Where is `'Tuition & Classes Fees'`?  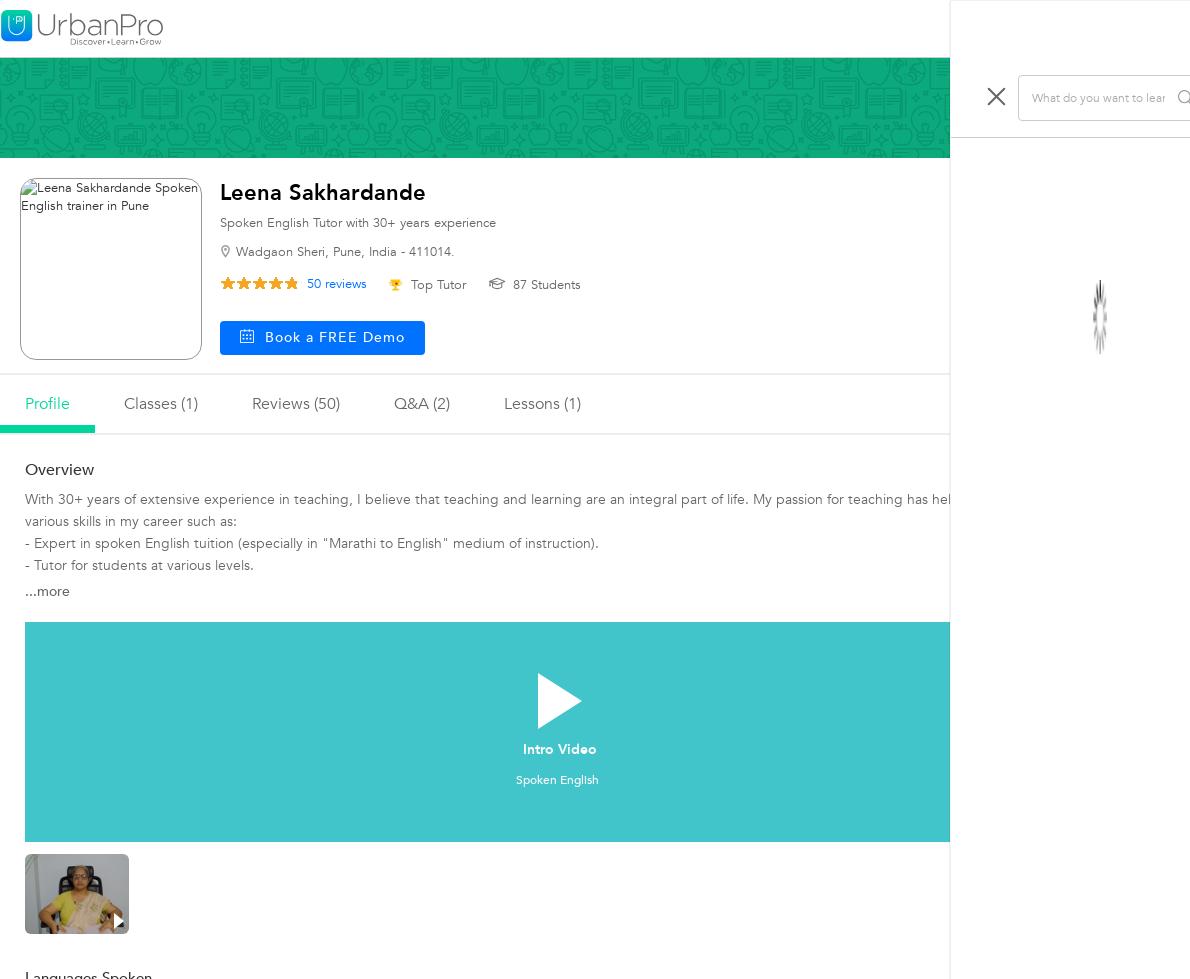 'Tuition & Classes Fees' is located at coordinates (1047, 369).